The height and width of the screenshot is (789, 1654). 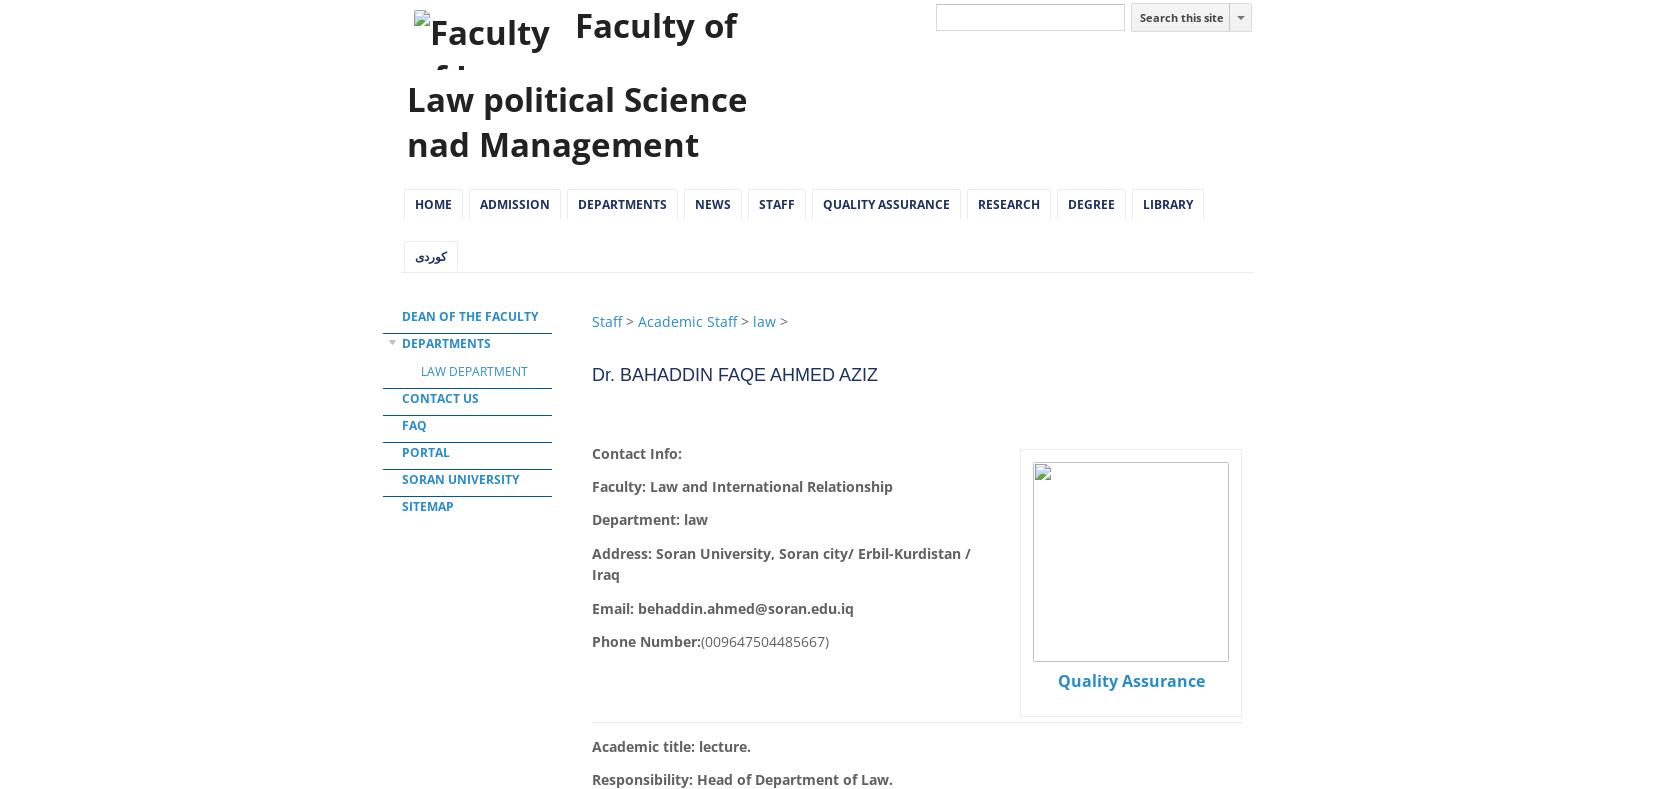 I want to click on 'Academic Staff', so click(x=687, y=320).